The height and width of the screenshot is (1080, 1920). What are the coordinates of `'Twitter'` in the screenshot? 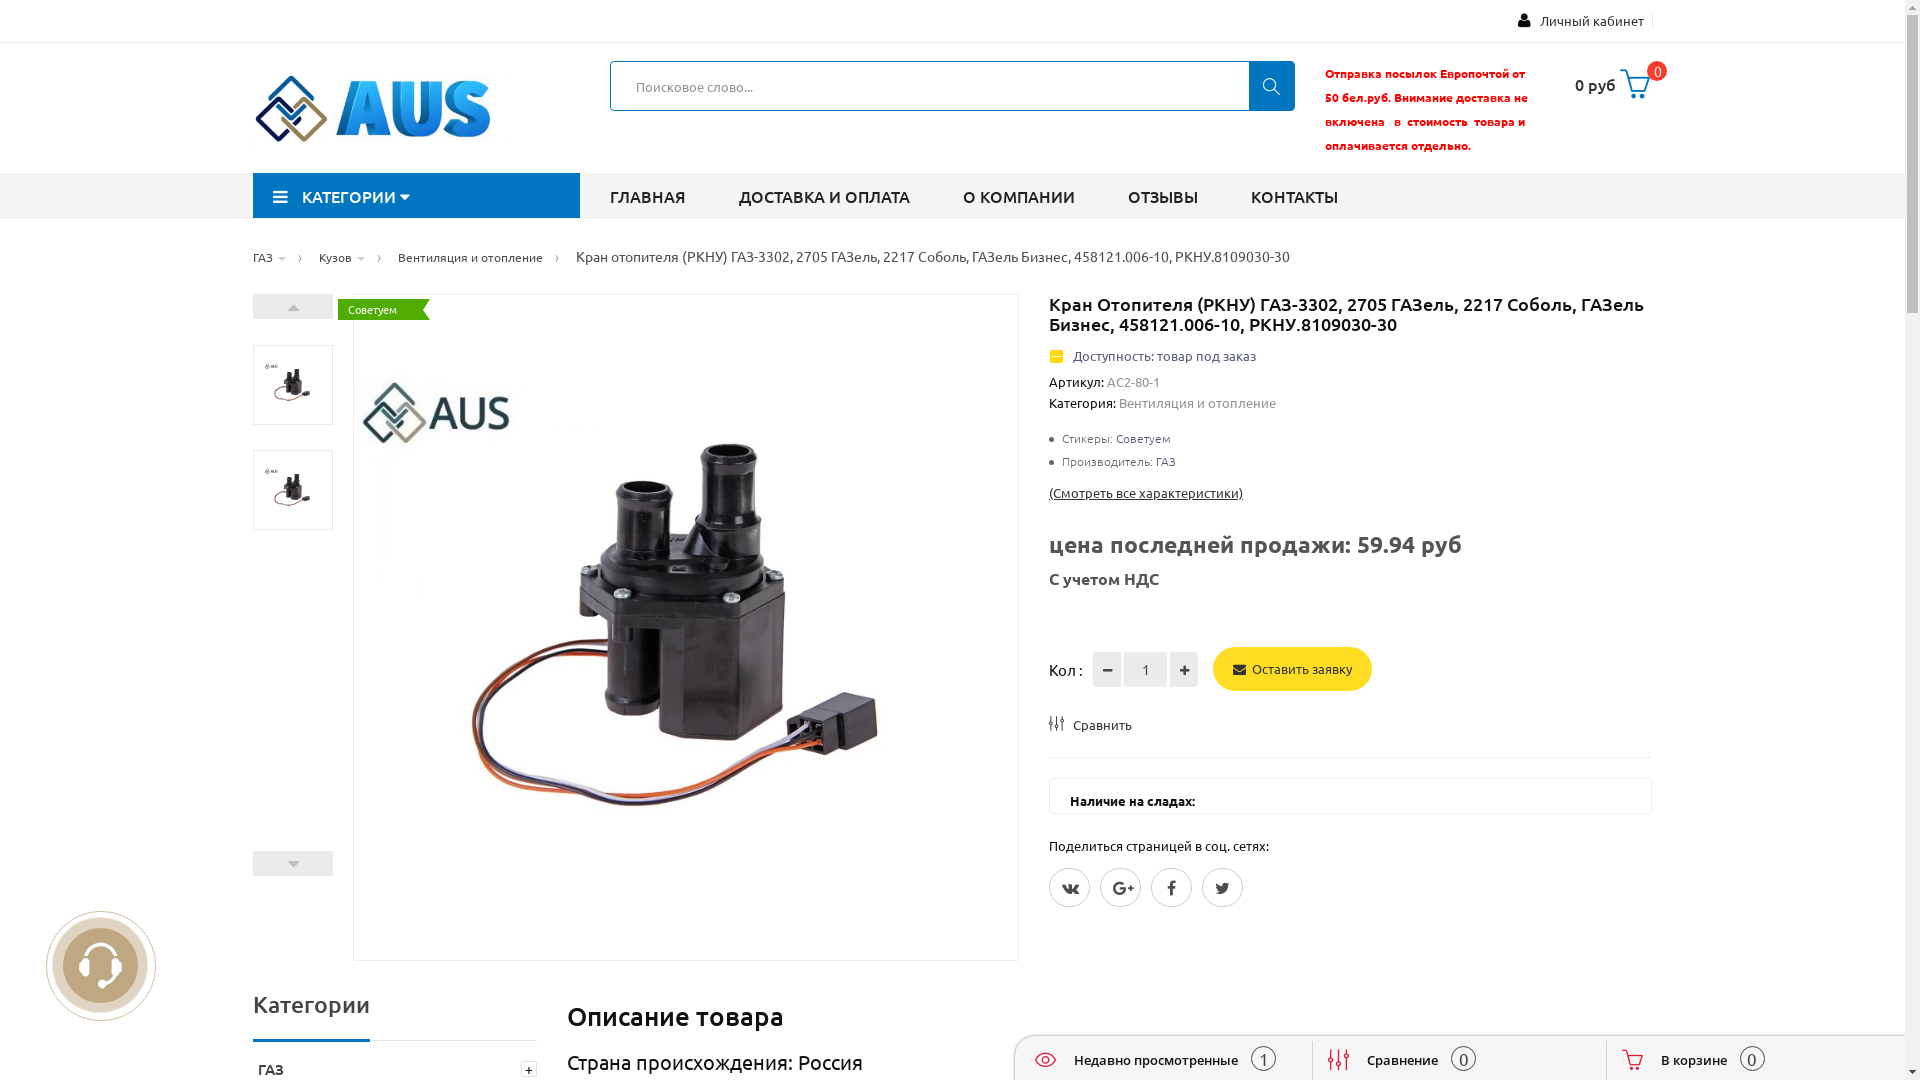 It's located at (1200, 886).